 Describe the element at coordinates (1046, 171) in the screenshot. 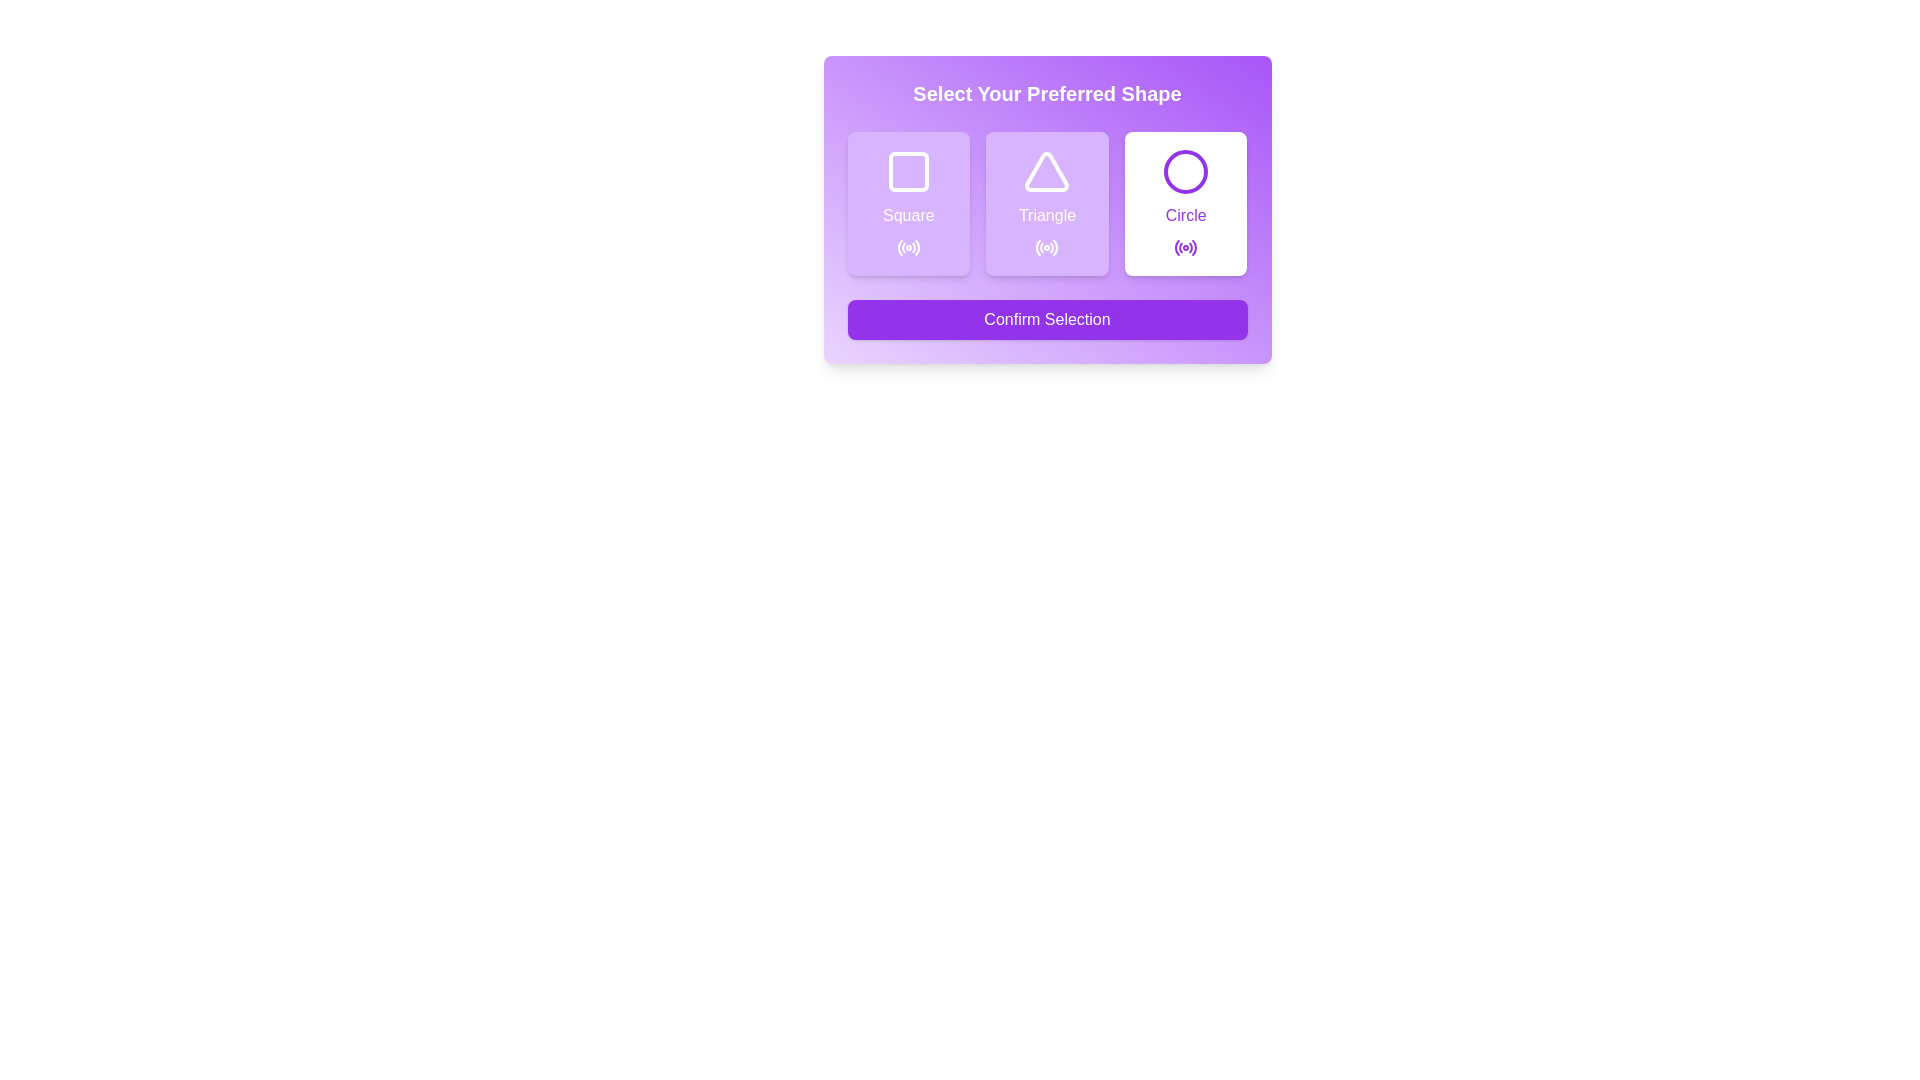

I see `the triangle icon` at that location.